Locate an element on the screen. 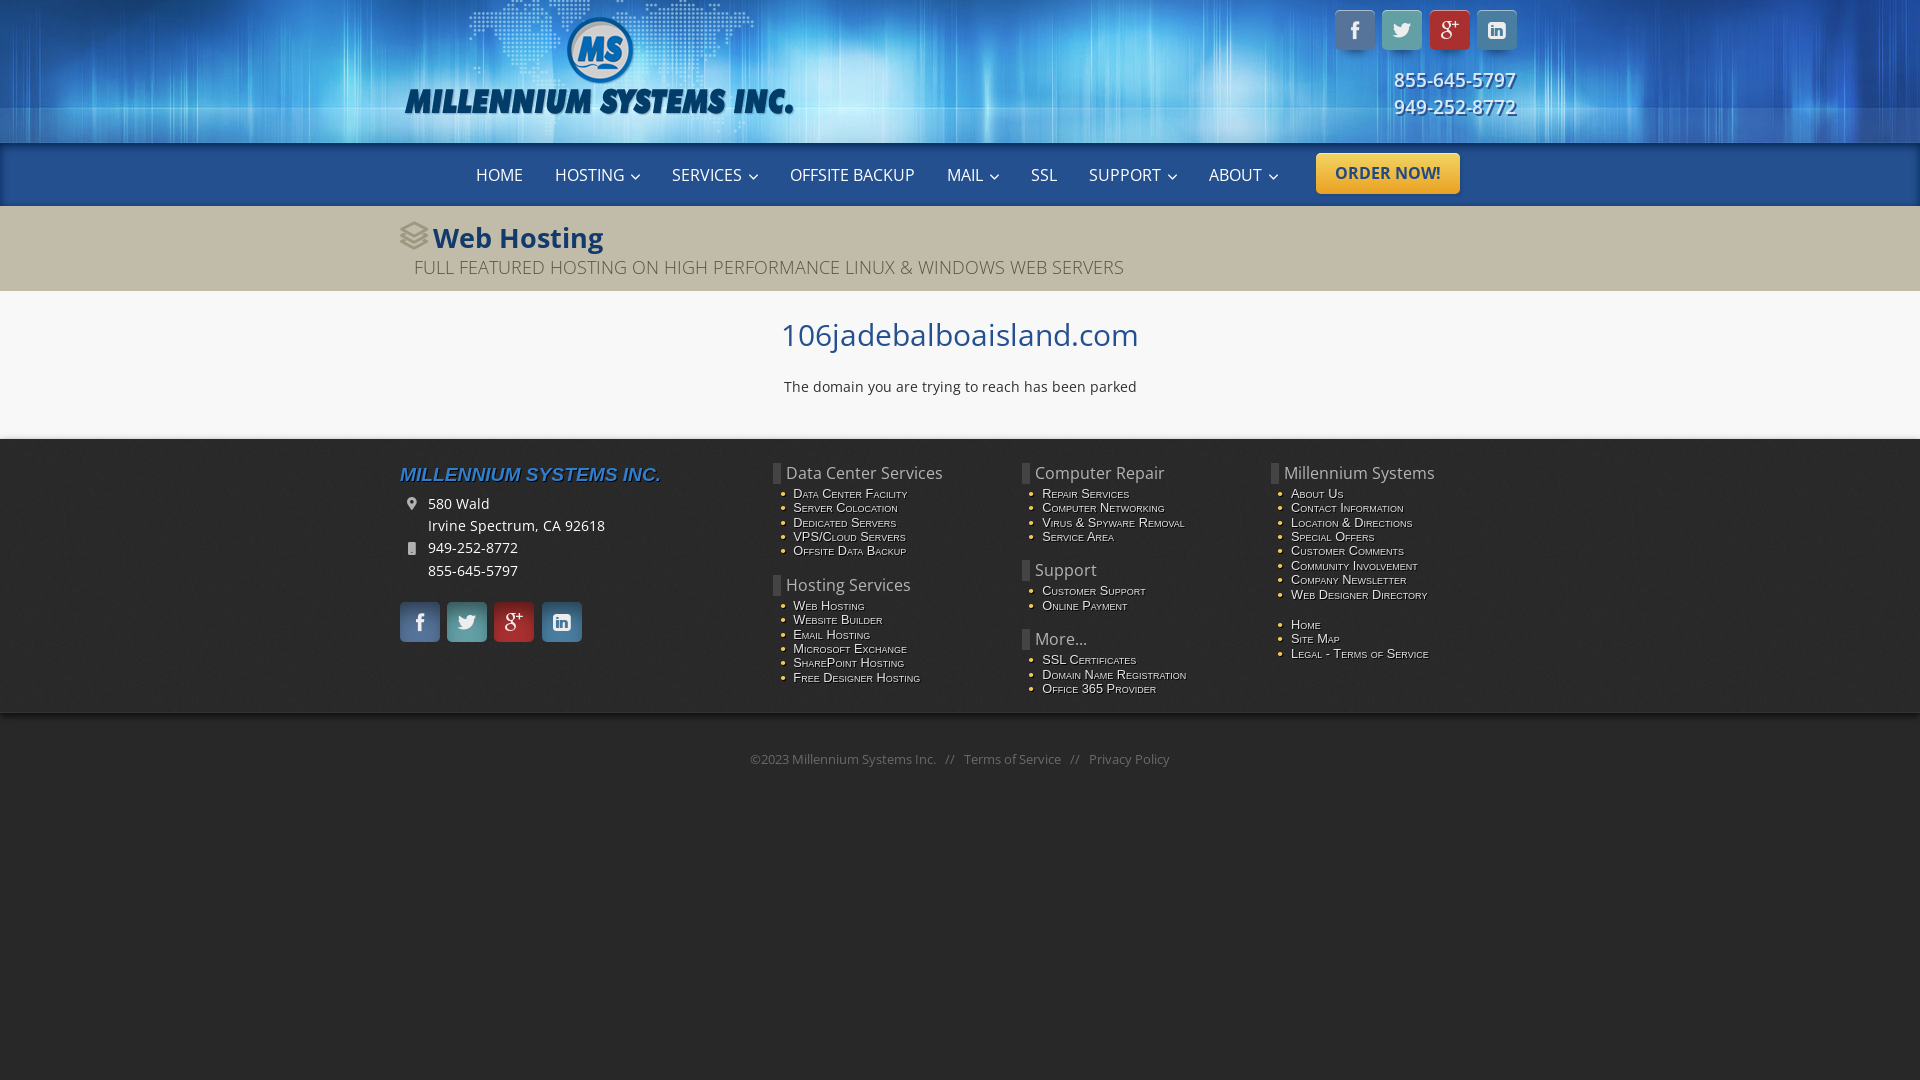 The image size is (1920, 1080). 'Virus & Spyware Removal' is located at coordinates (1112, 521).